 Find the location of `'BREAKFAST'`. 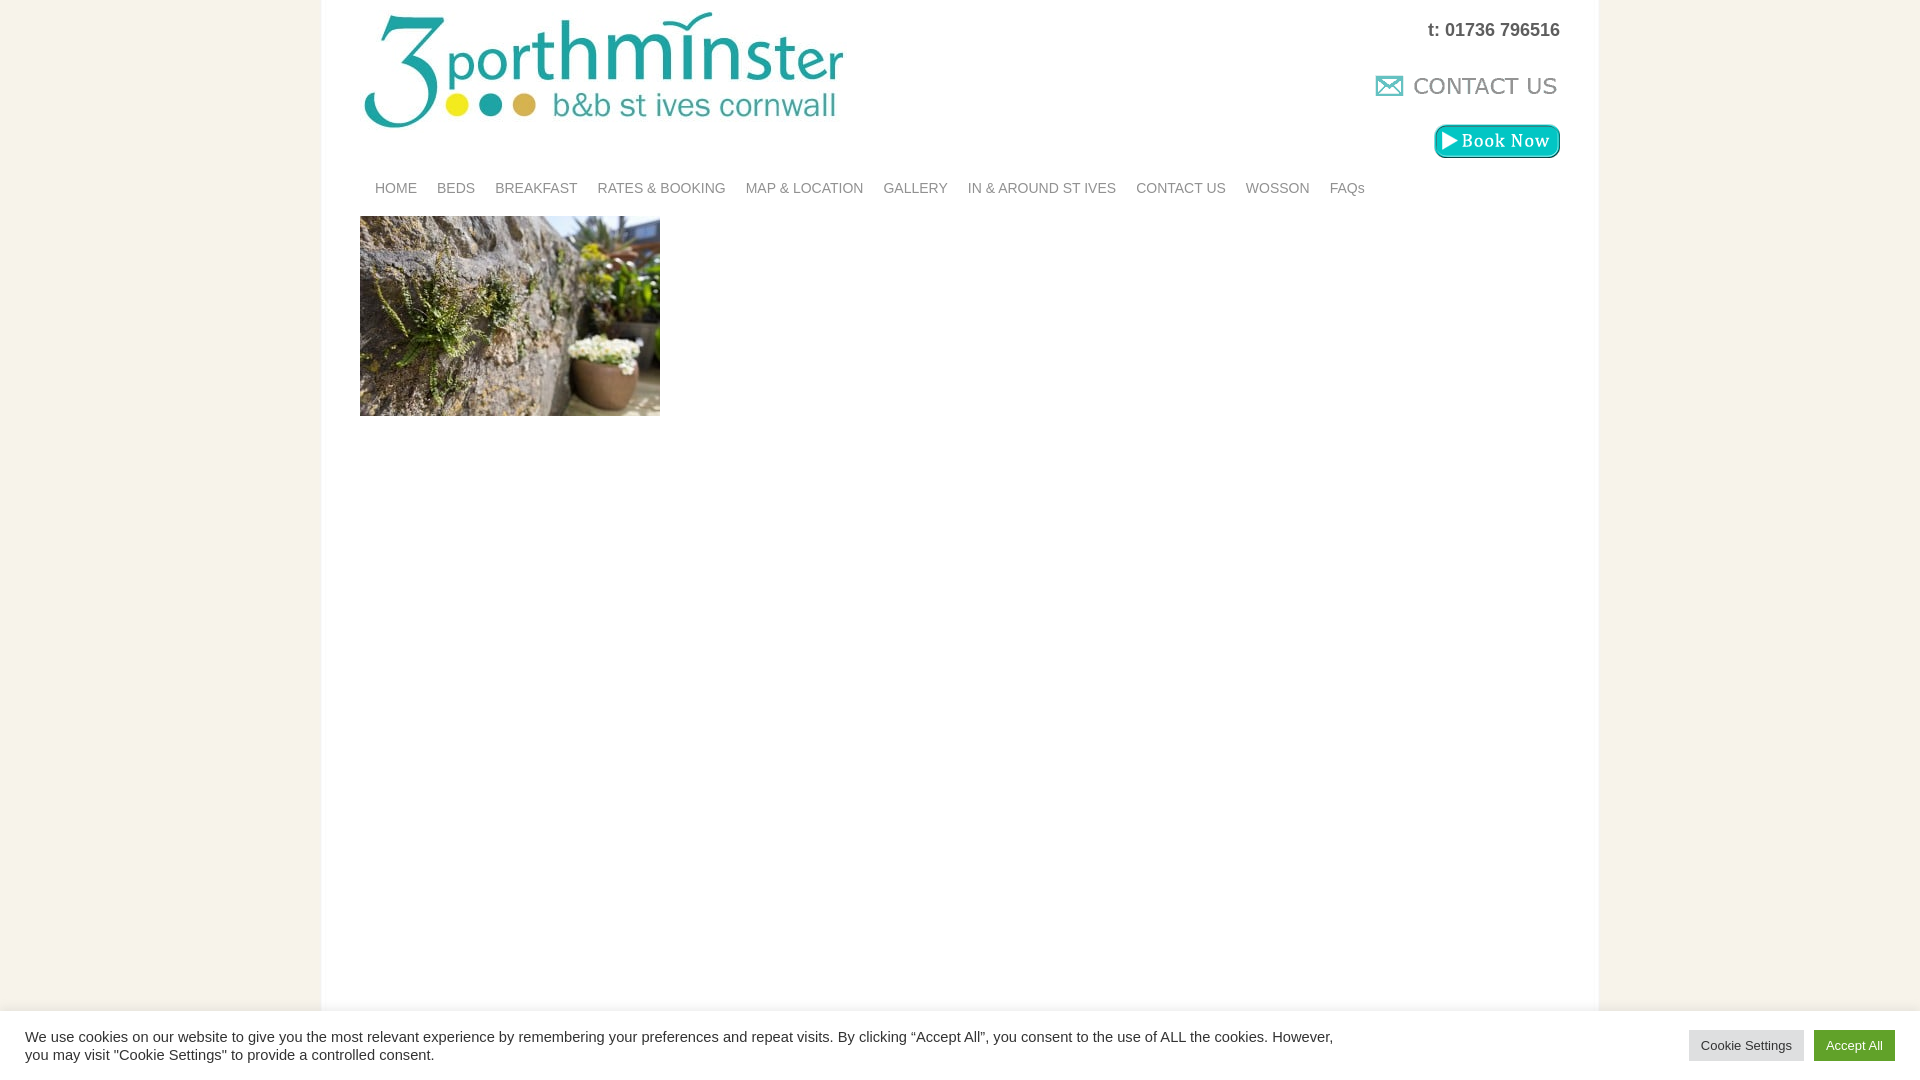

'BREAKFAST' is located at coordinates (536, 188).